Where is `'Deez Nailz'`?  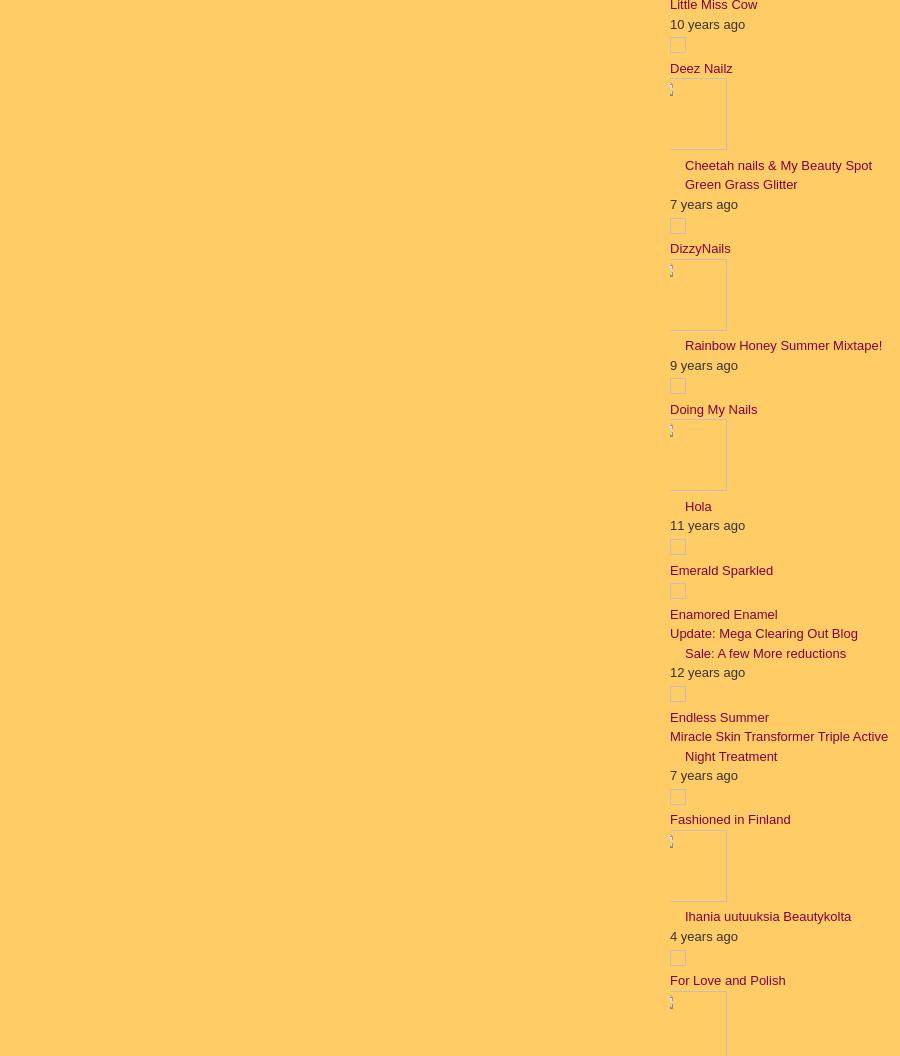
'Deez Nailz' is located at coordinates (700, 66).